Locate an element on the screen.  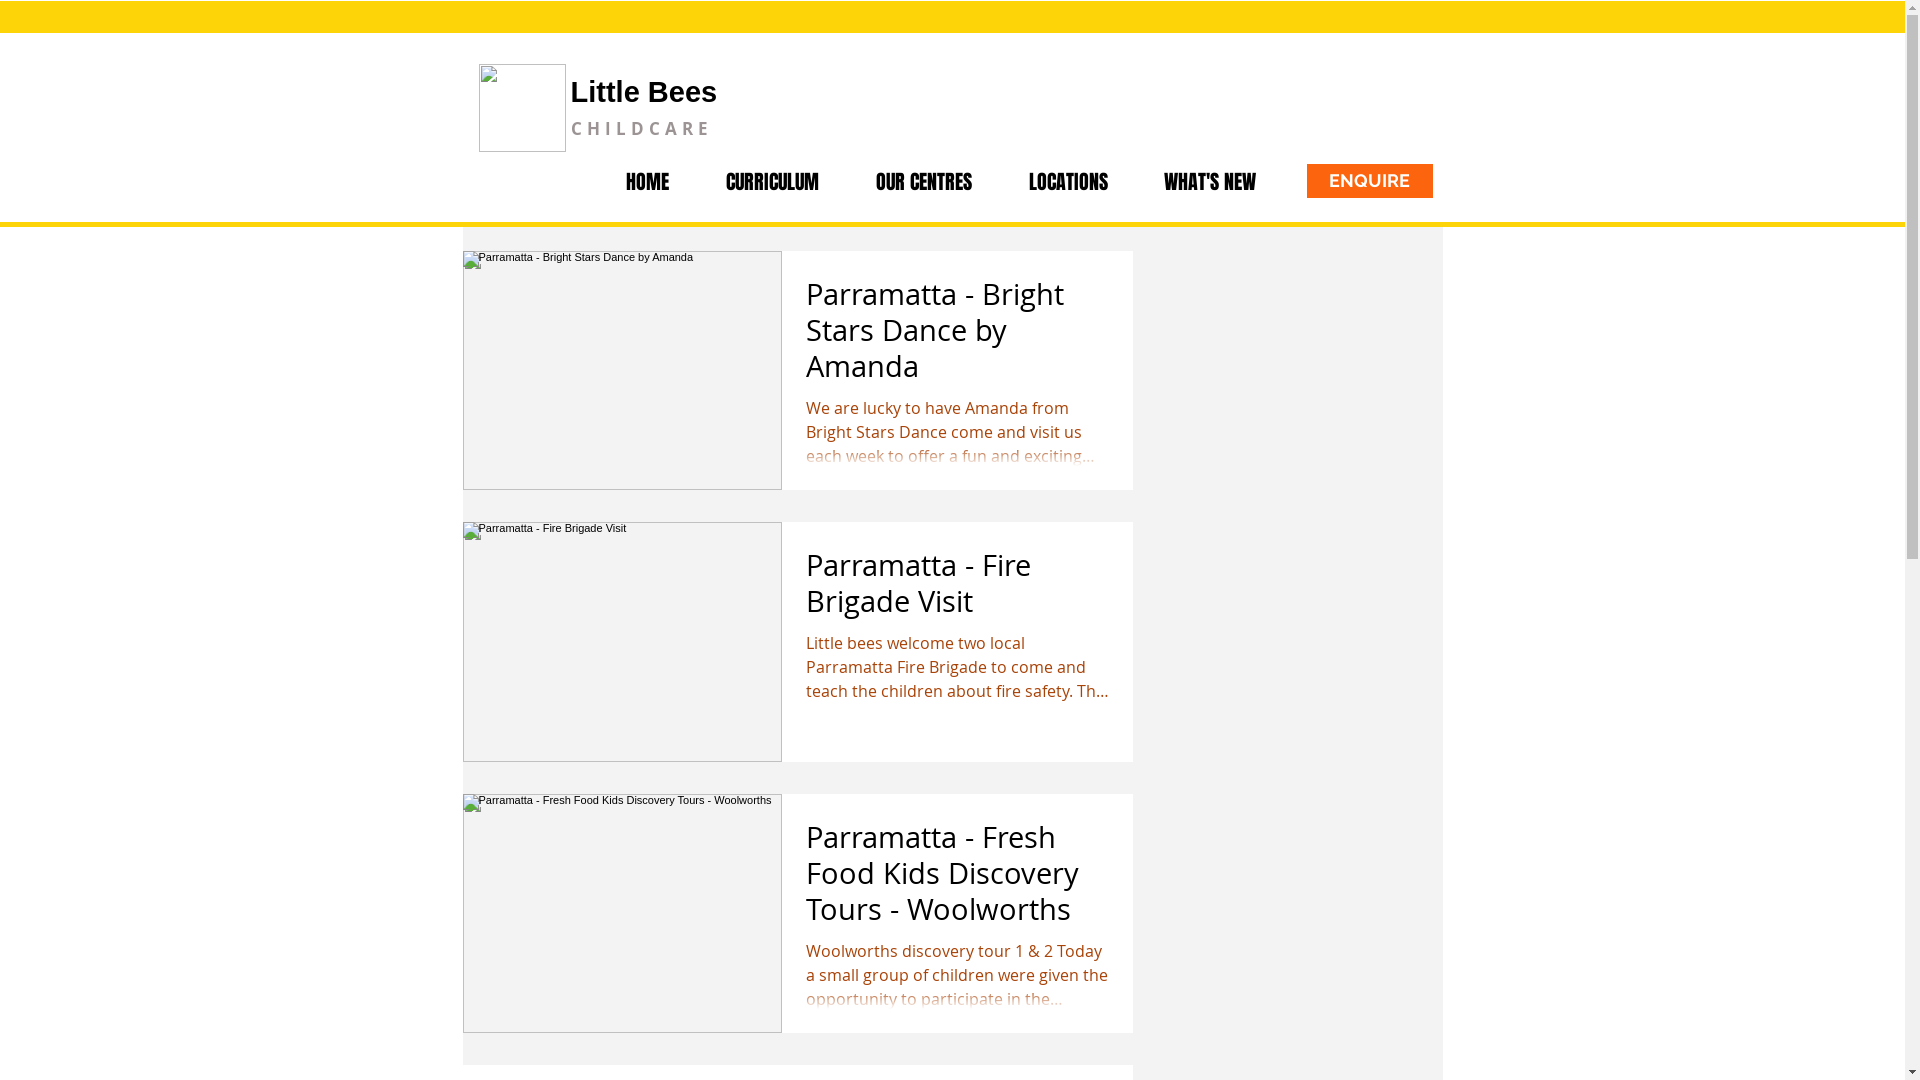
'Little-Bees-logo-final-final.png' is located at coordinates (521, 108).